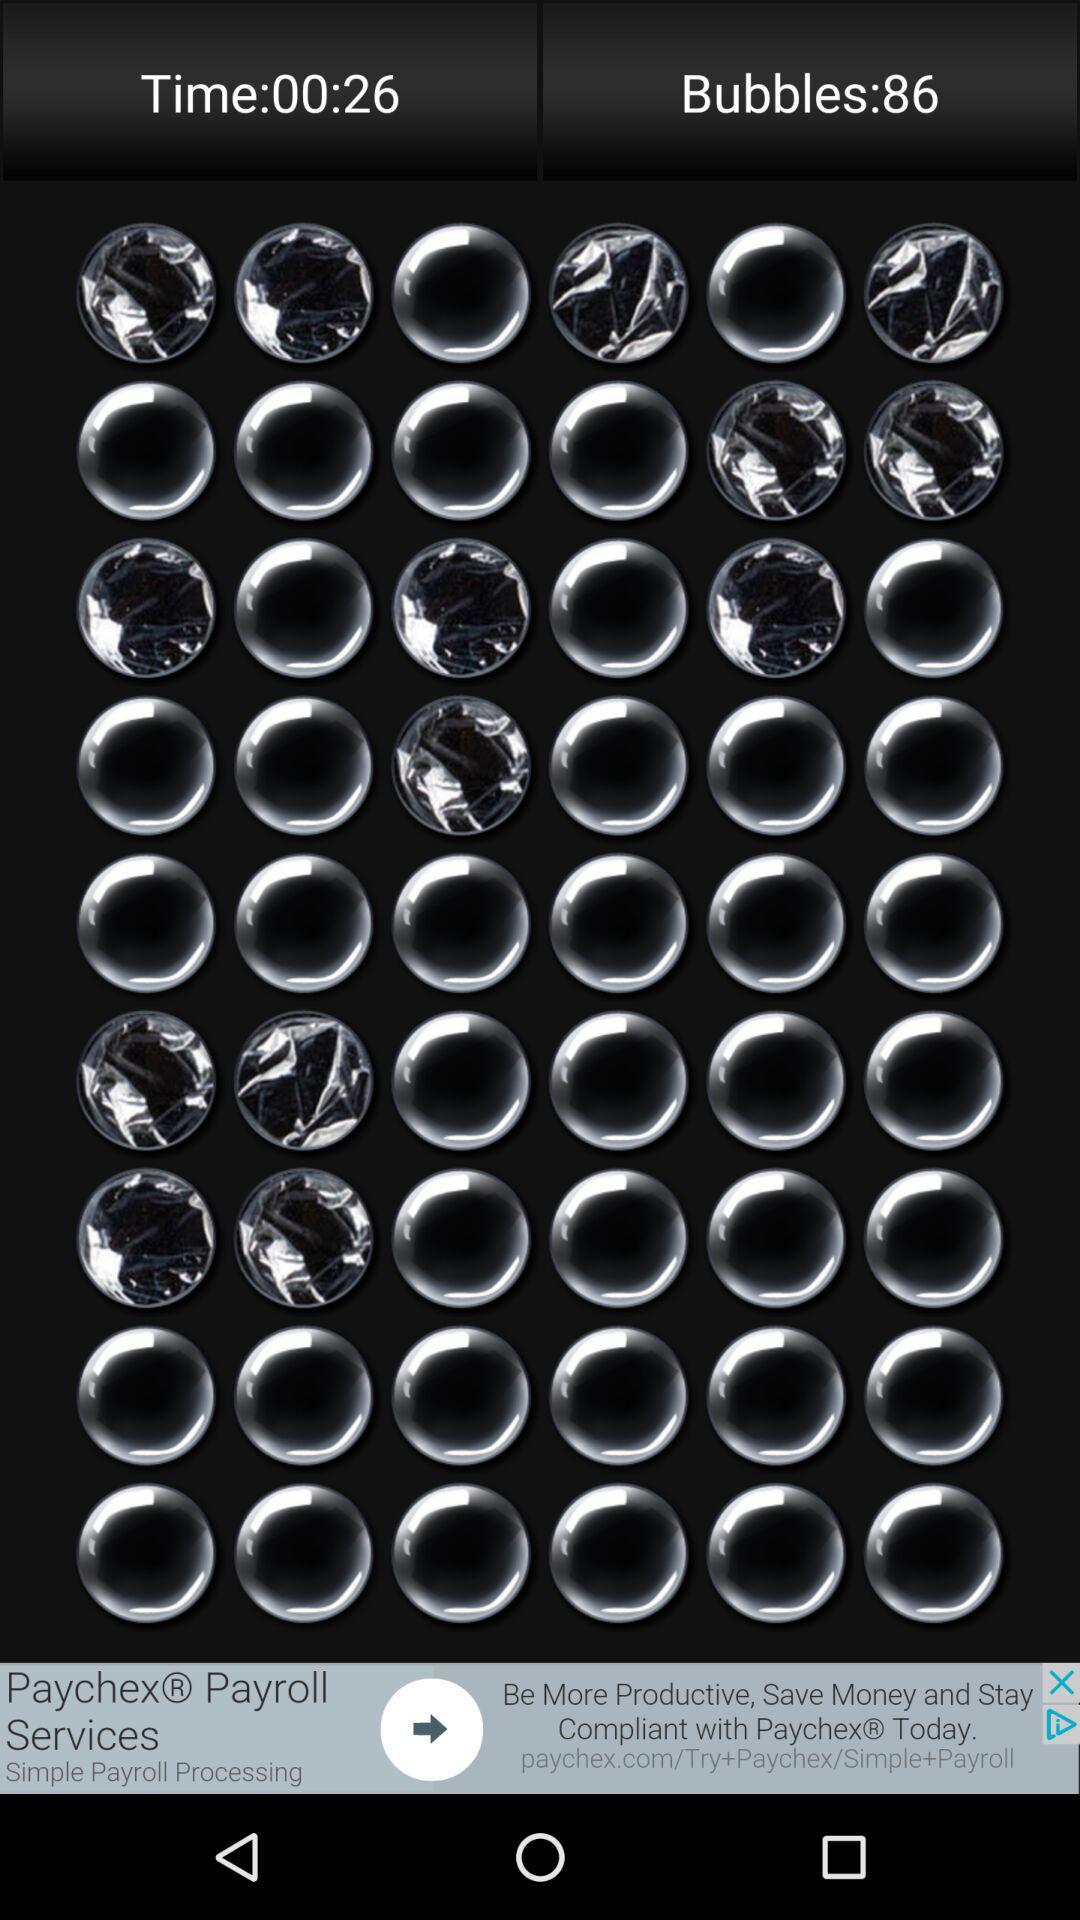 The width and height of the screenshot is (1080, 1920). I want to click on the refresh icon, so click(303, 988).